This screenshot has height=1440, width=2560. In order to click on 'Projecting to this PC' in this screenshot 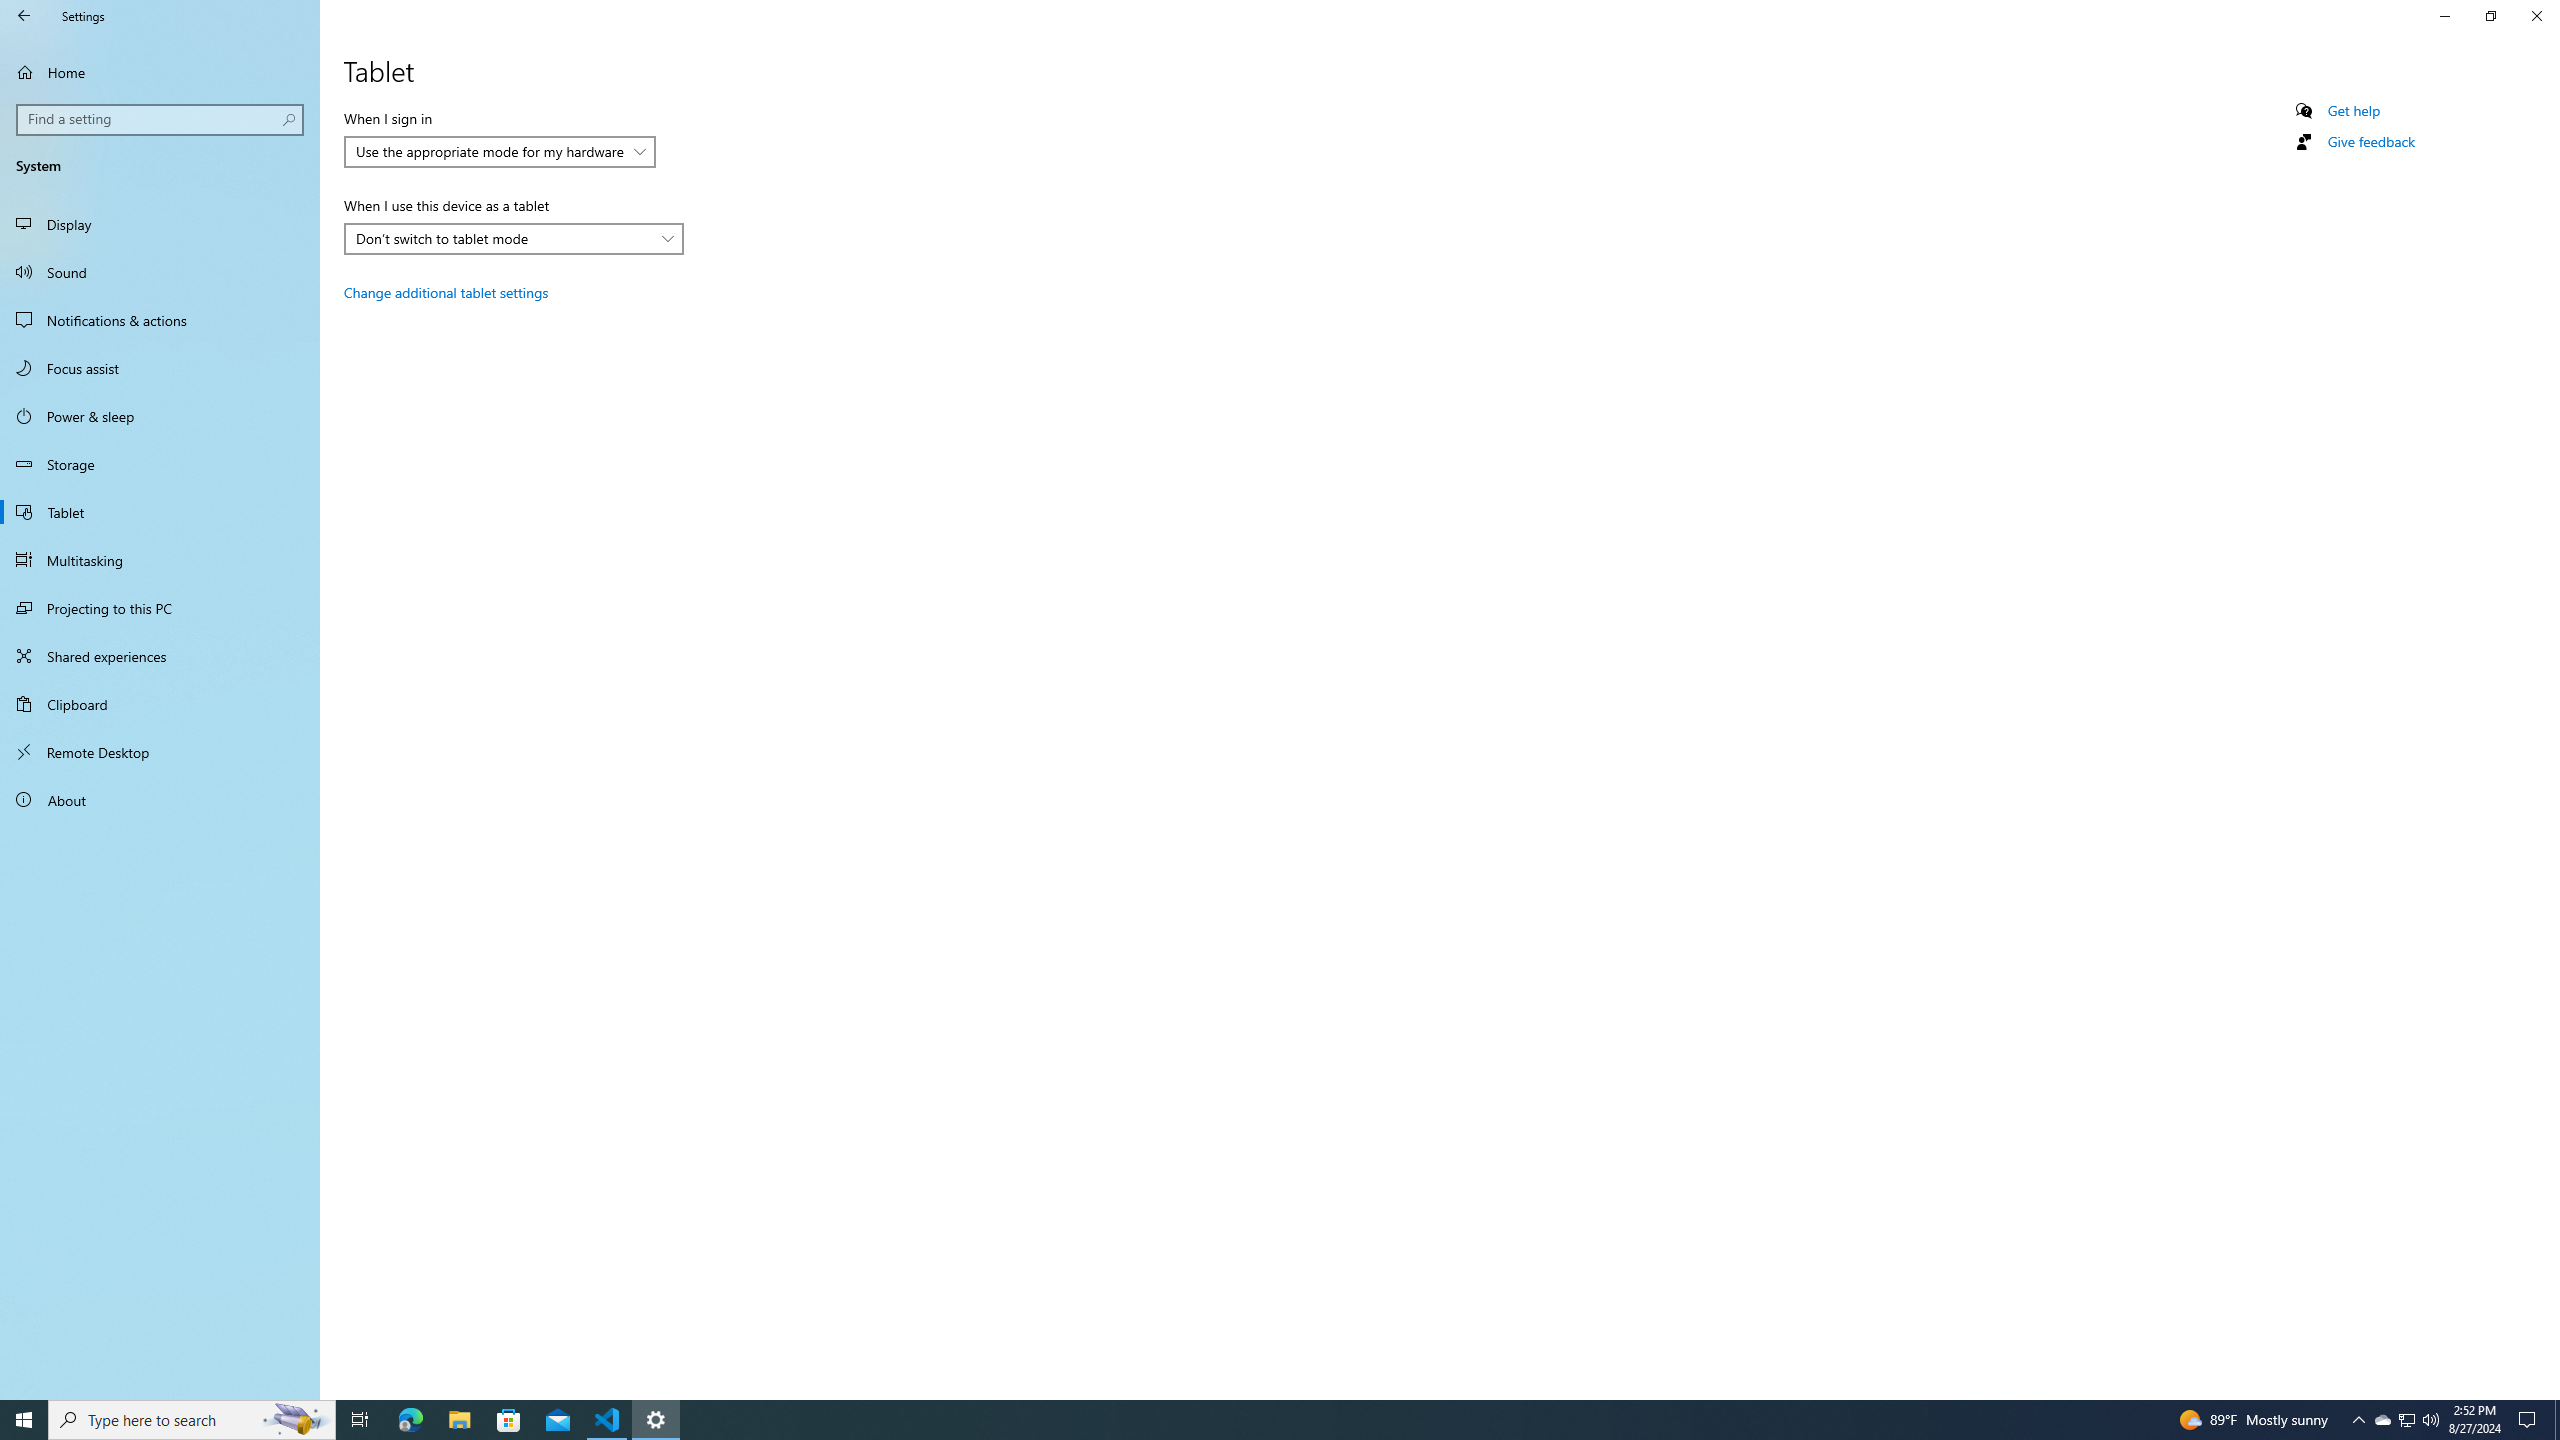, I will do `click(159, 608)`.